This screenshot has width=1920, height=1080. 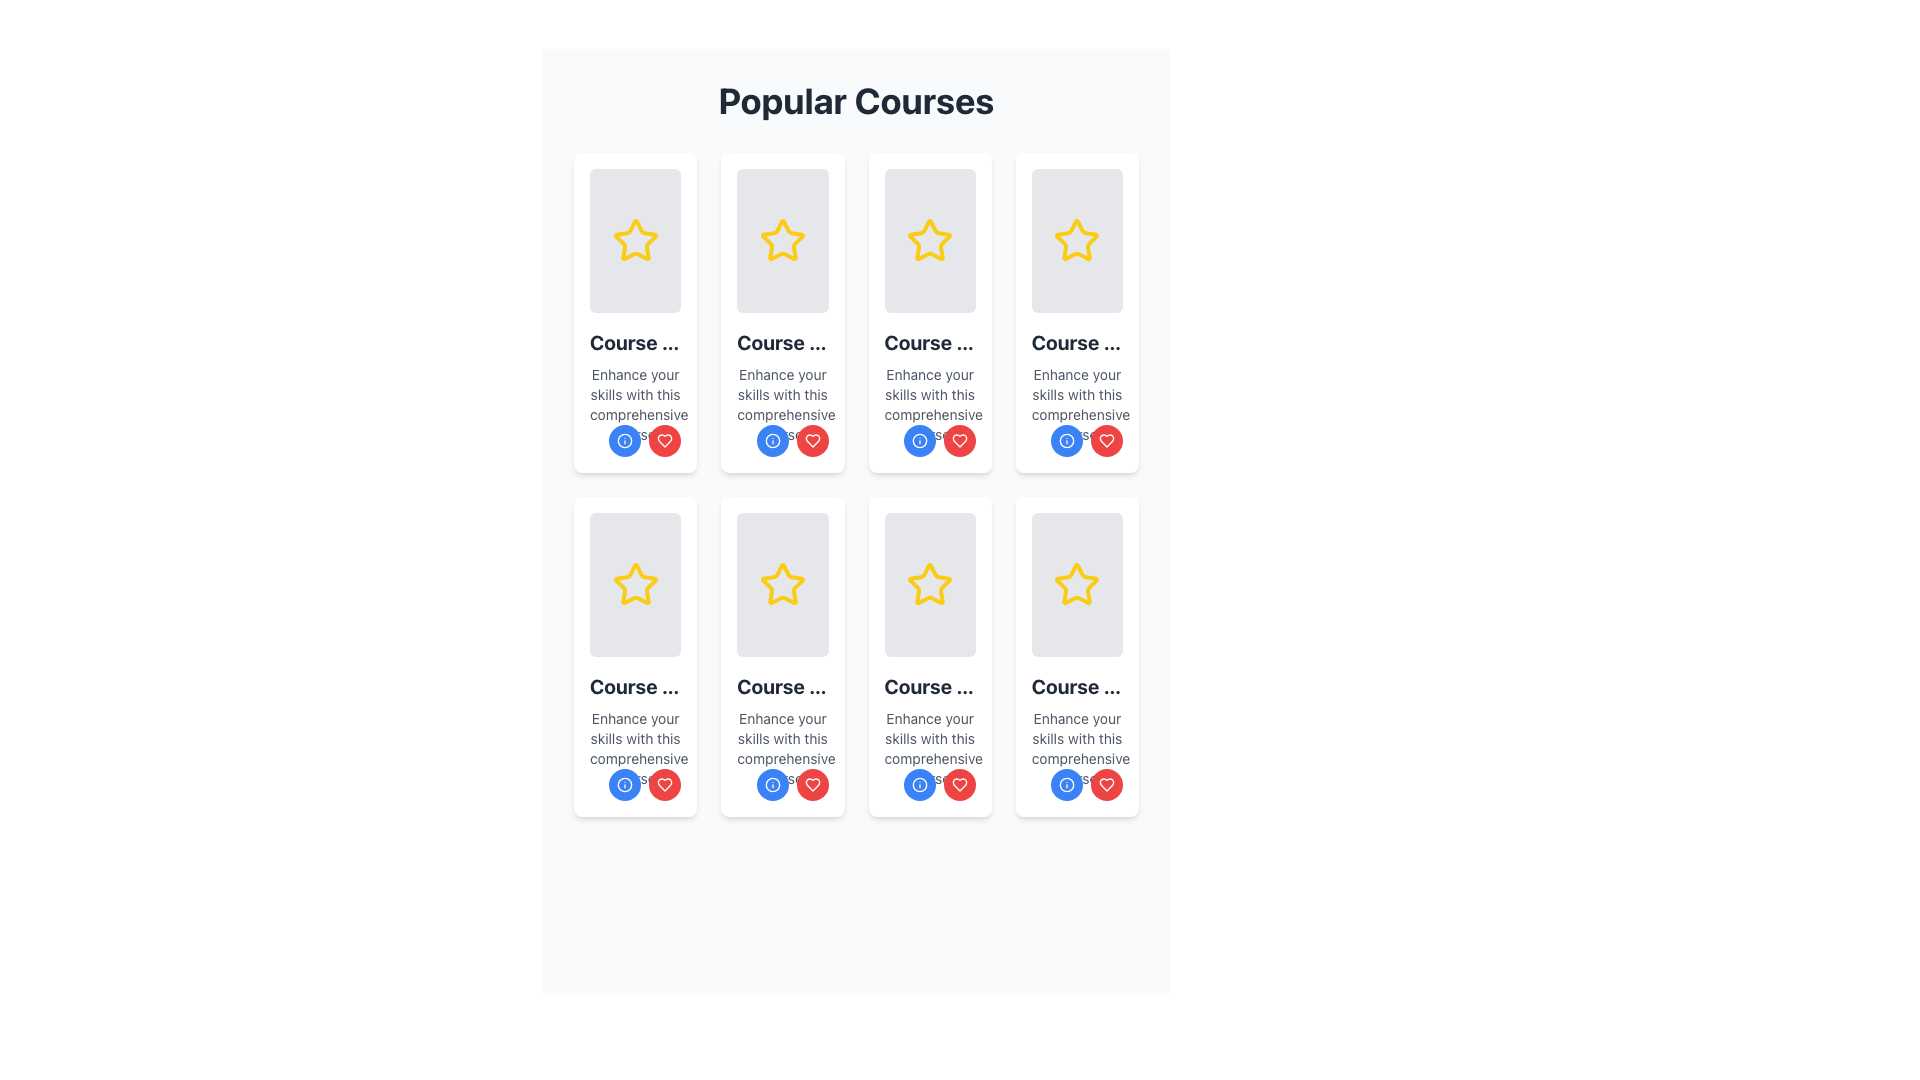 I want to click on the Decorative Placeholder that displays the star icon at the top center of the 'Popular Courses' card, so click(x=634, y=239).